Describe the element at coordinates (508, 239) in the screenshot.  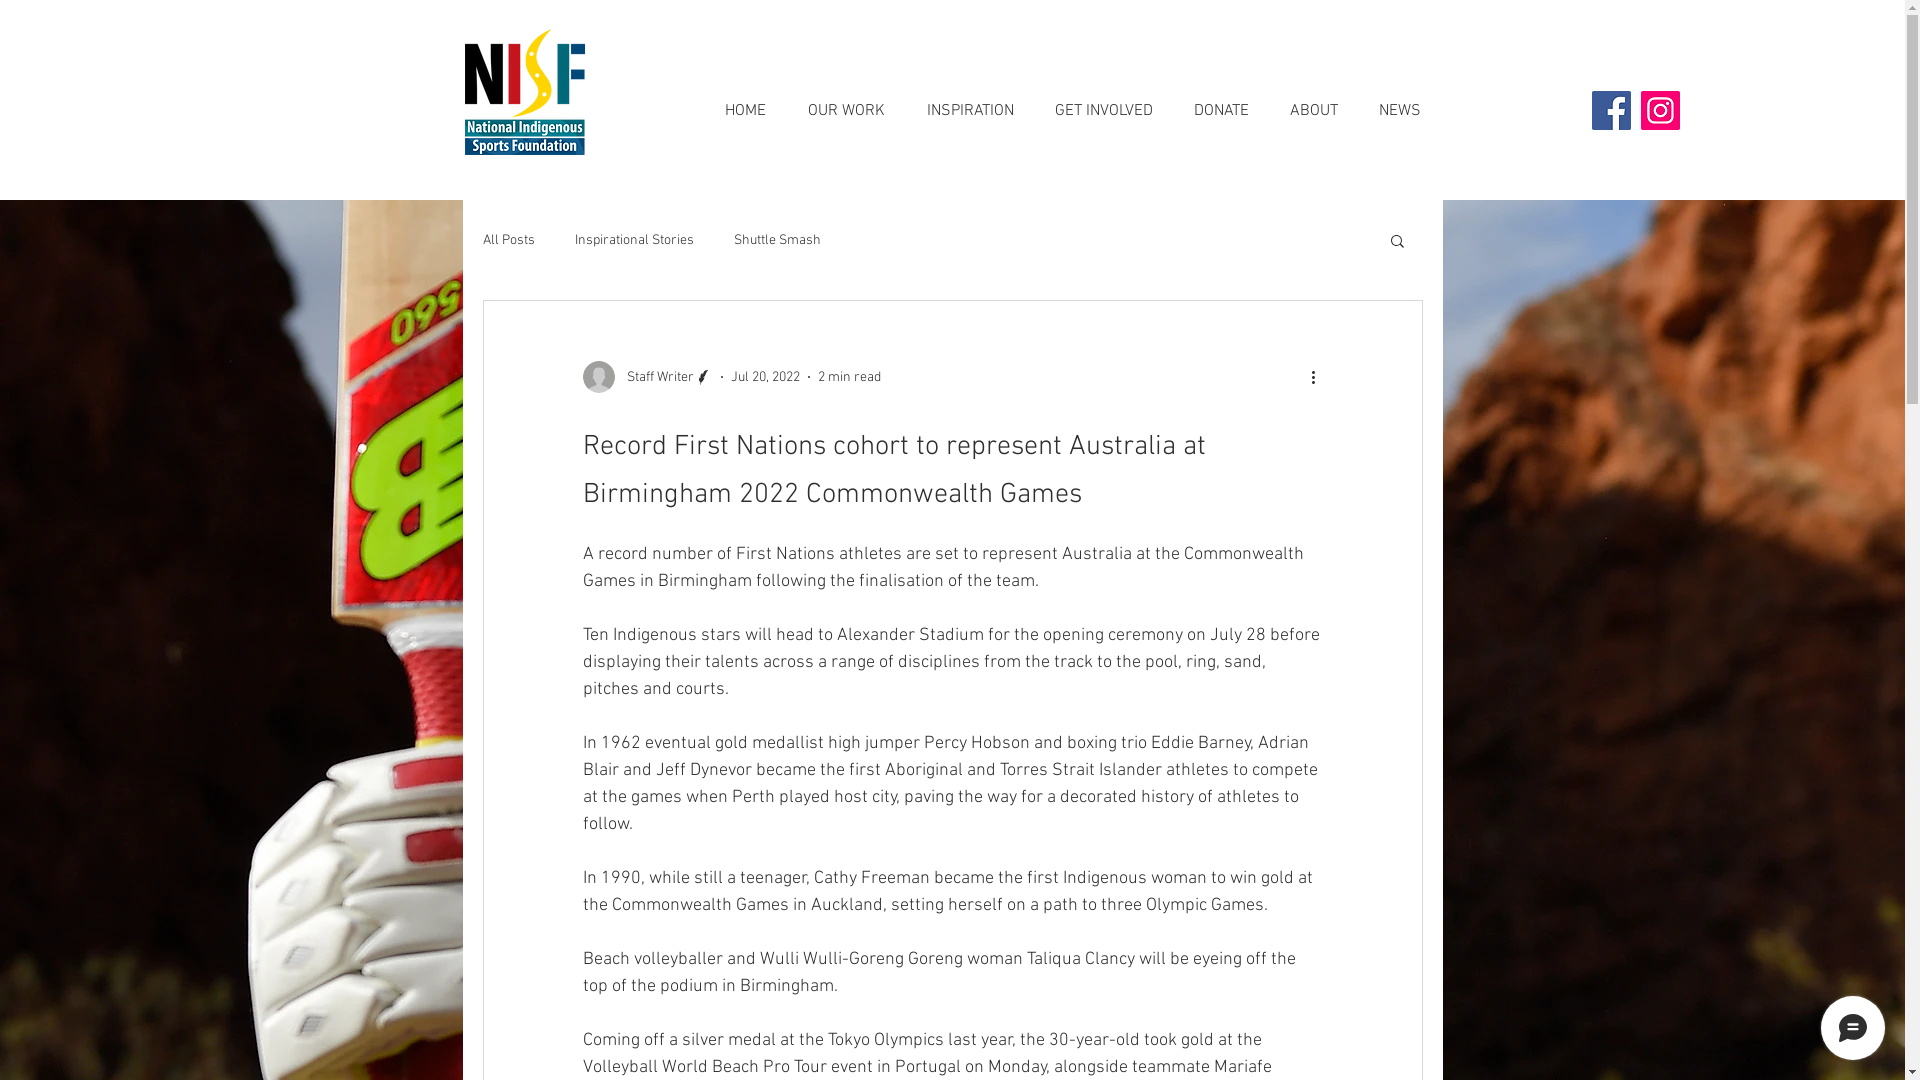
I see `'All Posts'` at that location.